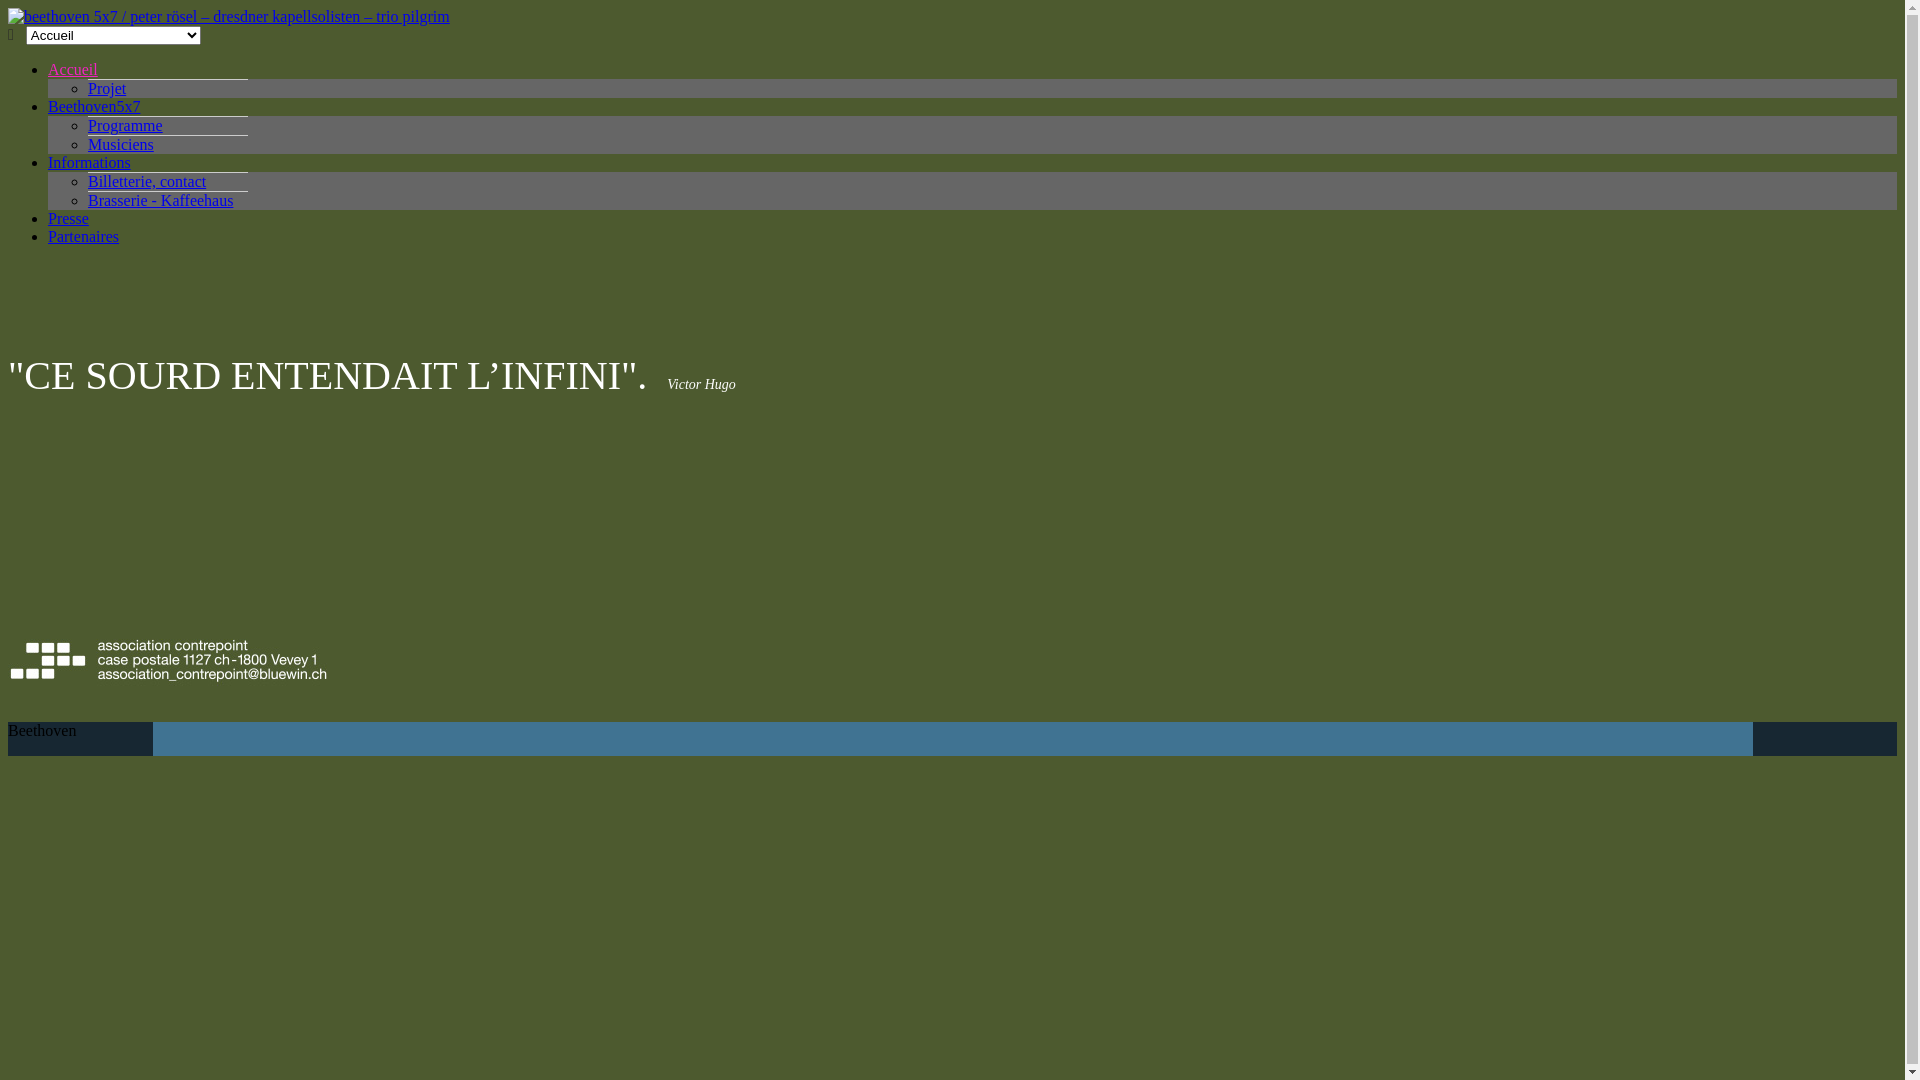 This screenshot has width=1920, height=1080. I want to click on 'Projet', so click(86, 87).